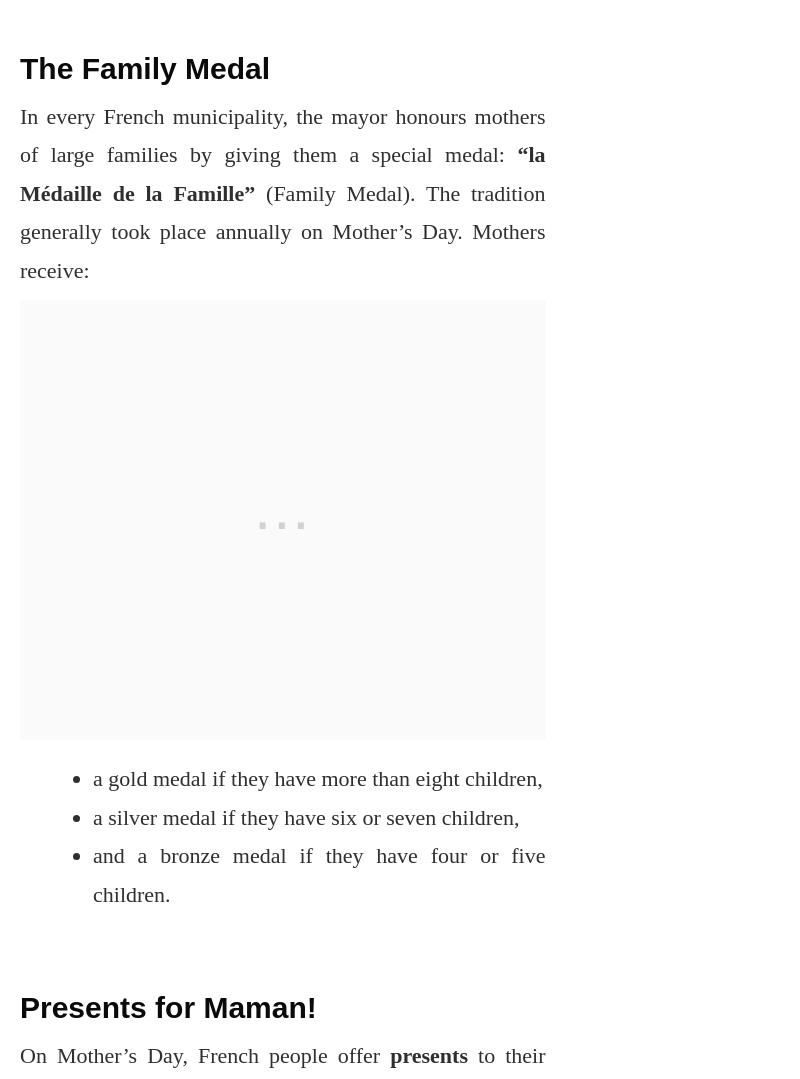 This screenshot has width=800, height=1079. What do you see at coordinates (282, 230) in the screenshot?
I see `'(Family Medal). The tradition generally took place annually on Mother’s Day. Mothers receive:'` at bounding box center [282, 230].